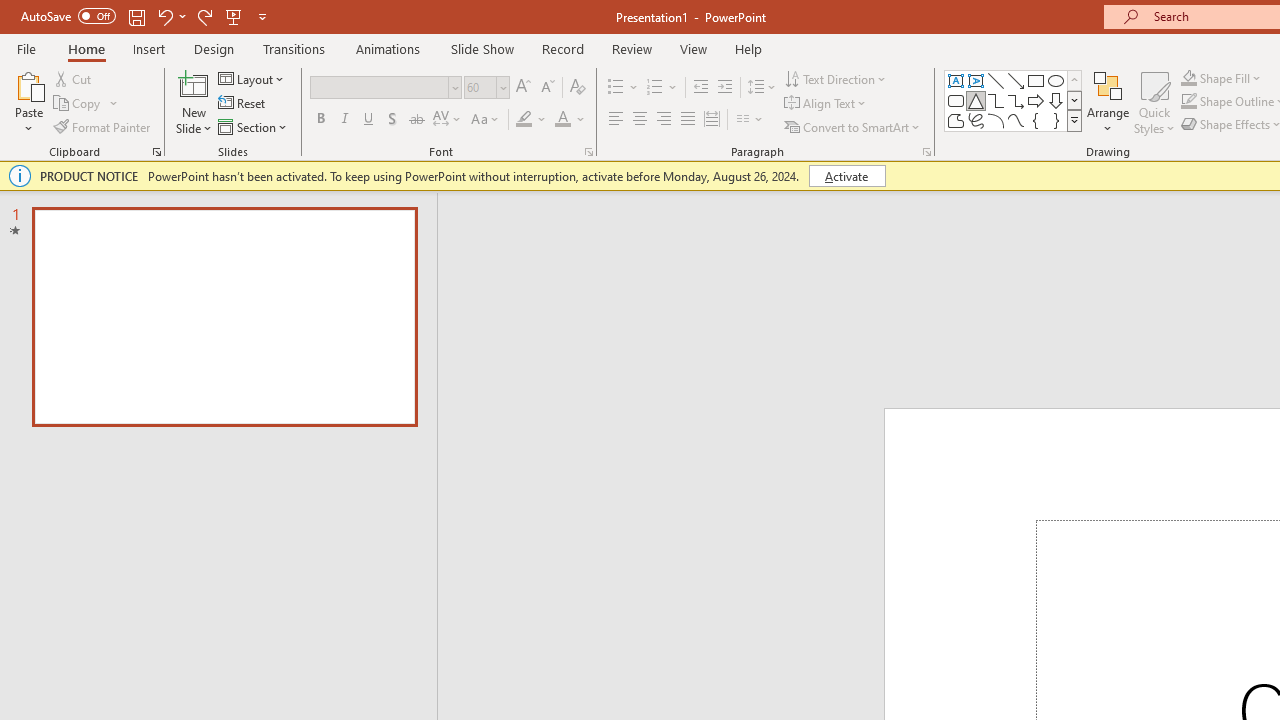 The width and height of the screenshot is (1280, 720). I want to click on 'Font...', so click(587, 150).